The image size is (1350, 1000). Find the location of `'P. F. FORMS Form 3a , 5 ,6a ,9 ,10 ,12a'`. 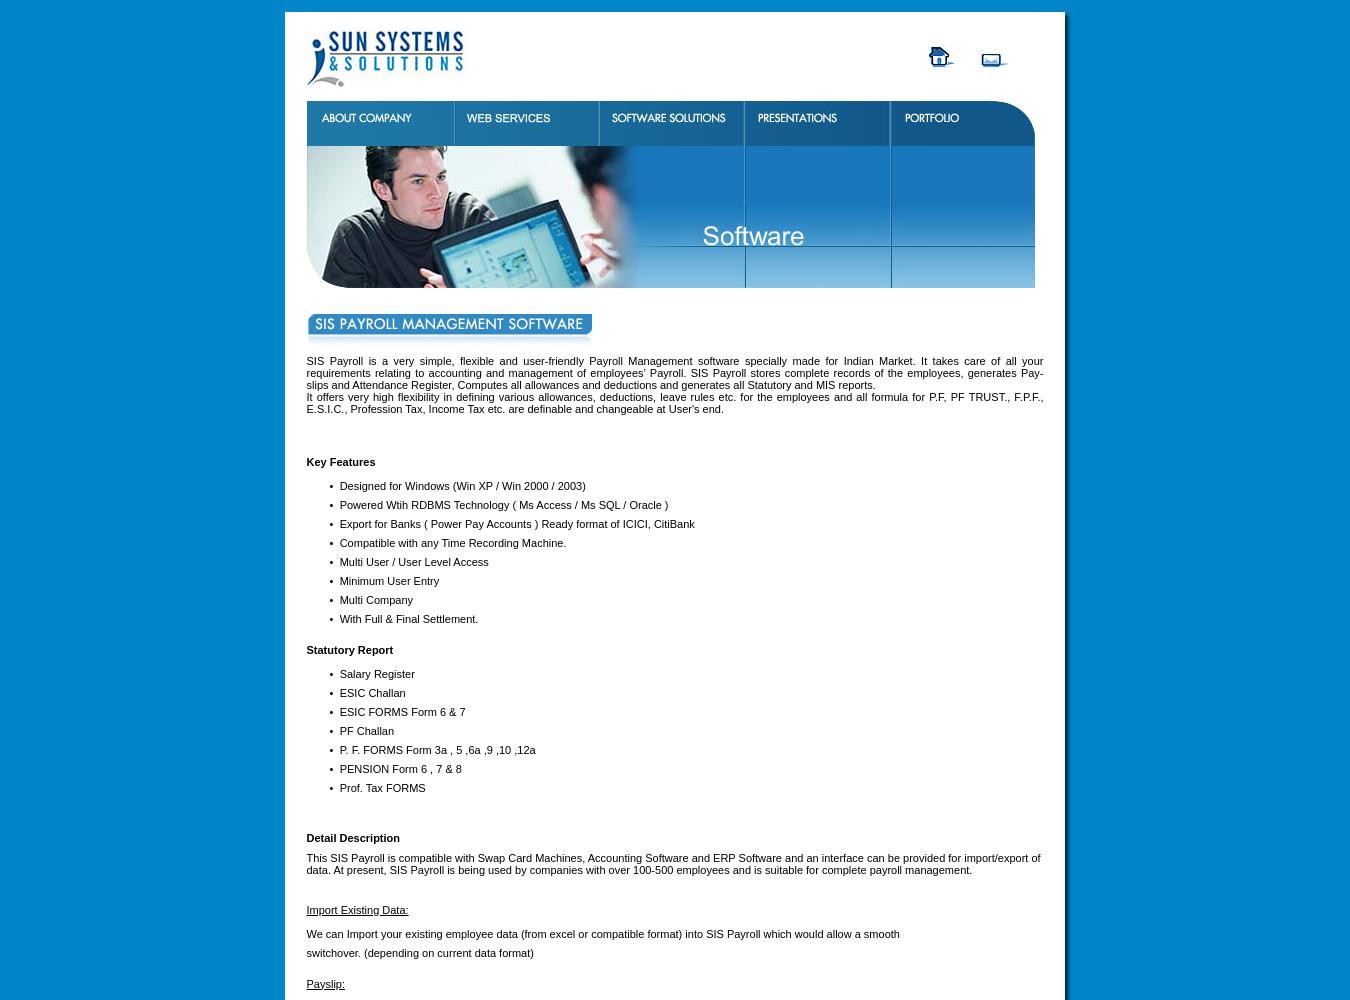

'P. F. FORMS Form 3a , 5 ,6a ,9 ,10 ,12a' is located at coordinates (436, 748).